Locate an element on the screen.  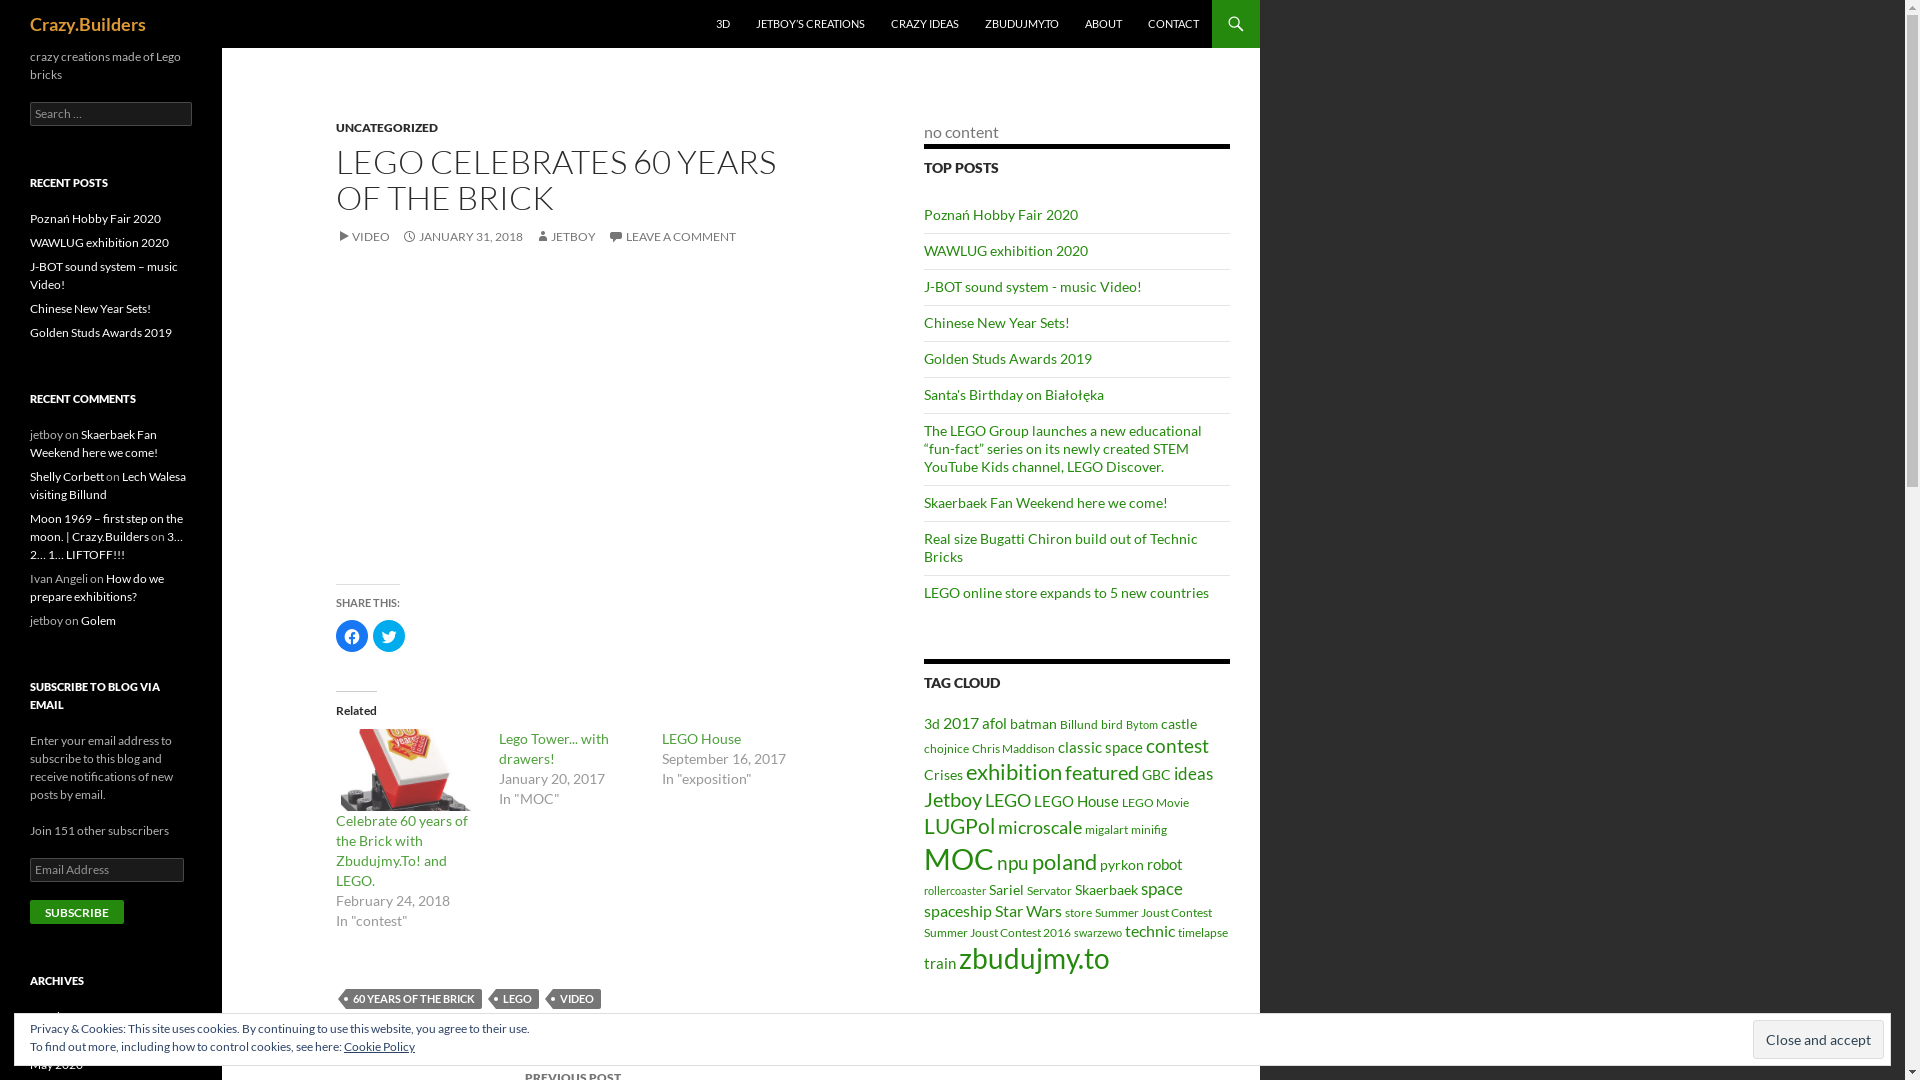
'LUGPol' is located at coordinates (923, 825).